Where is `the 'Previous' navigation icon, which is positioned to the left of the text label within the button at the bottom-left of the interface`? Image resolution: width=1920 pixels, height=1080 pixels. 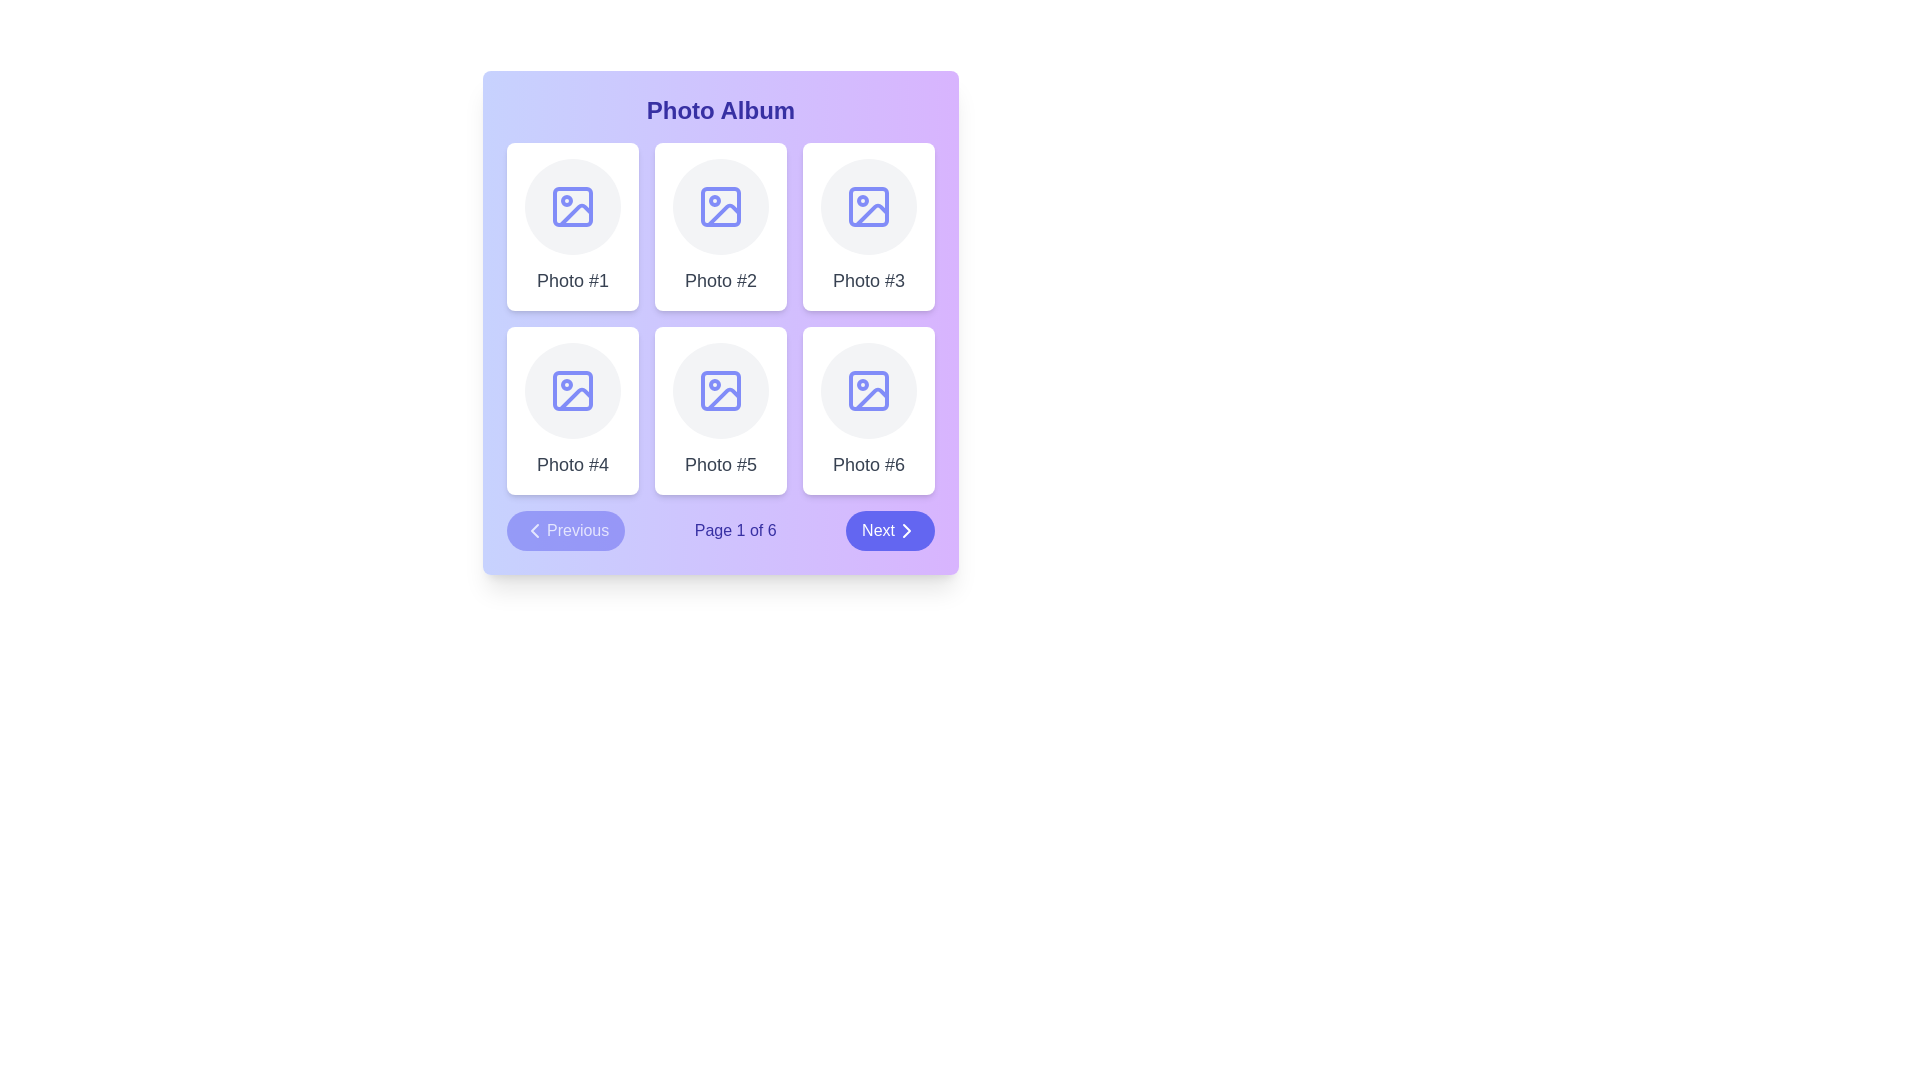
the 'Previous' navigation icon, which is positioned to the left of the text label within the button at the bottom-left of the interface is located at coordinates (534, 530).